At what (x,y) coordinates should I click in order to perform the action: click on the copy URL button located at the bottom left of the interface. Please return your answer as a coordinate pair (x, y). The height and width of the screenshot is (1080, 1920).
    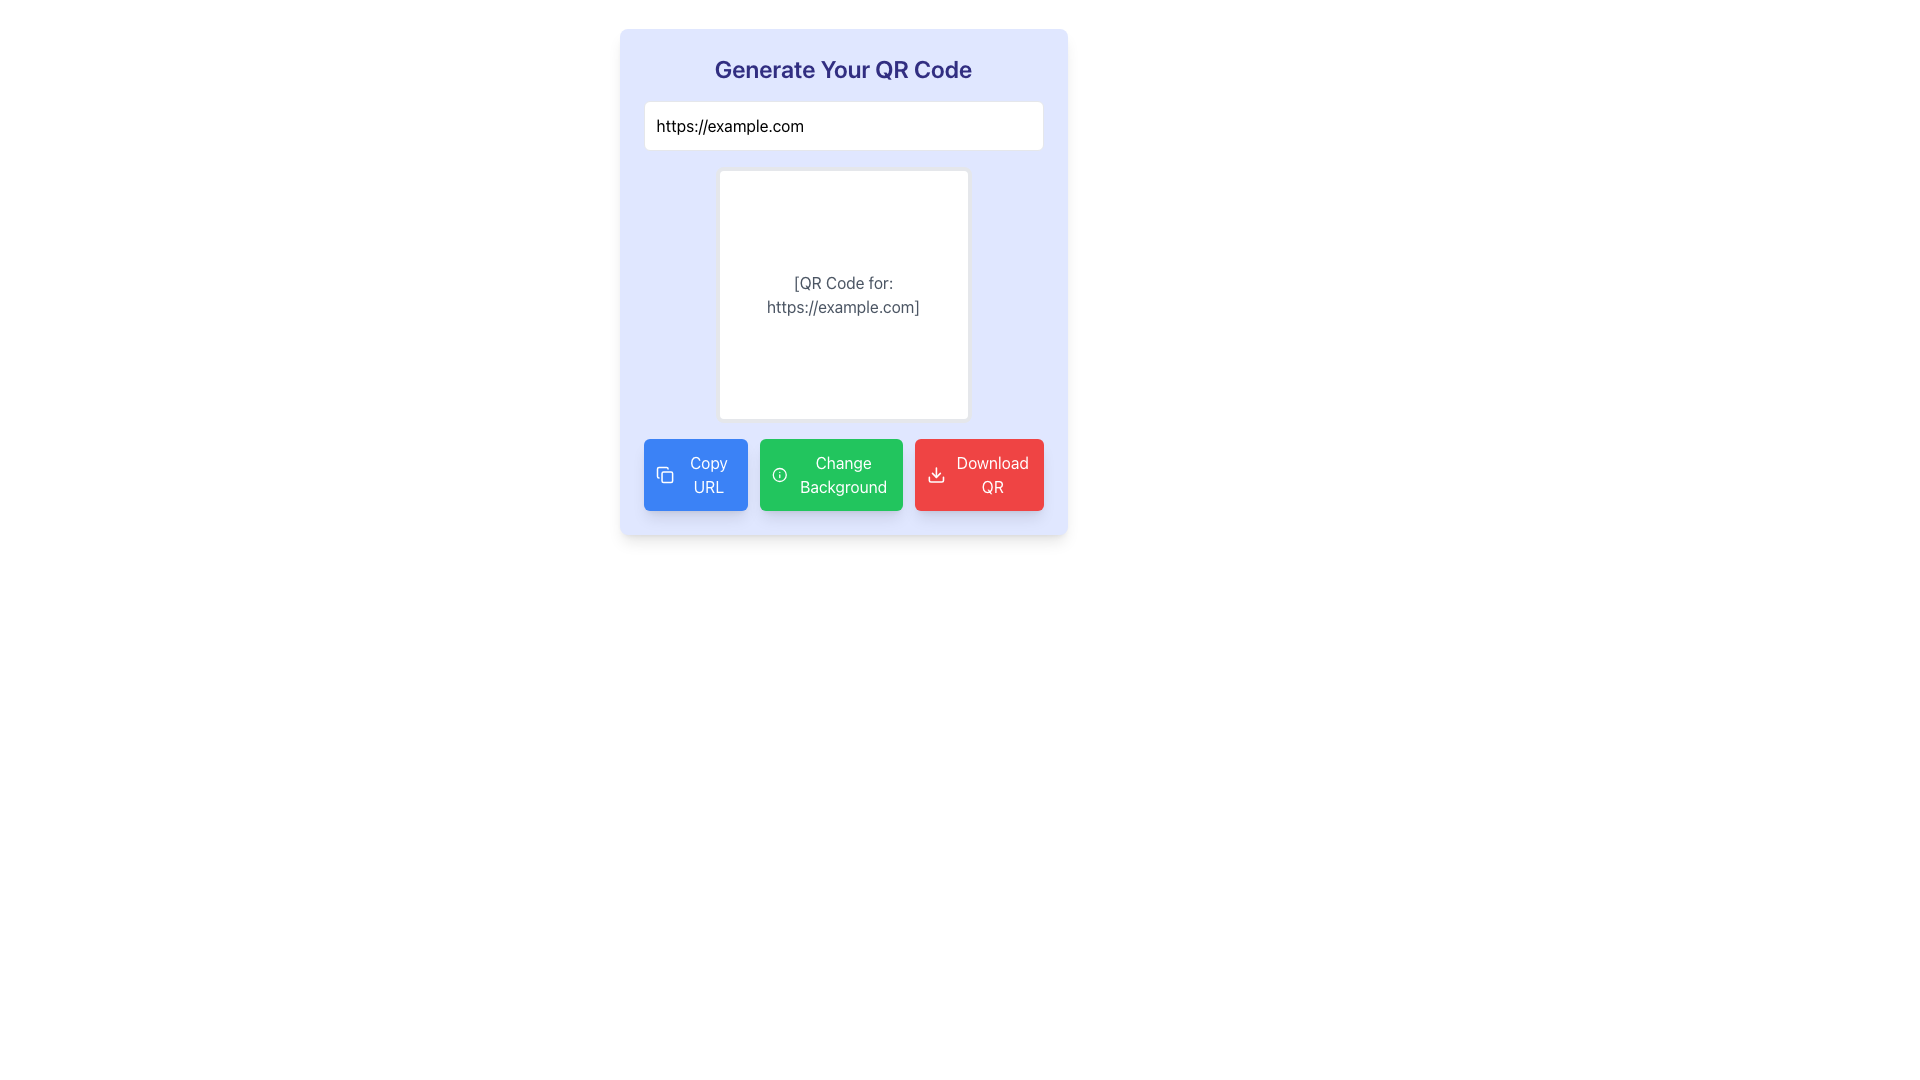
    Looking at the image, I should click on (696, 474).